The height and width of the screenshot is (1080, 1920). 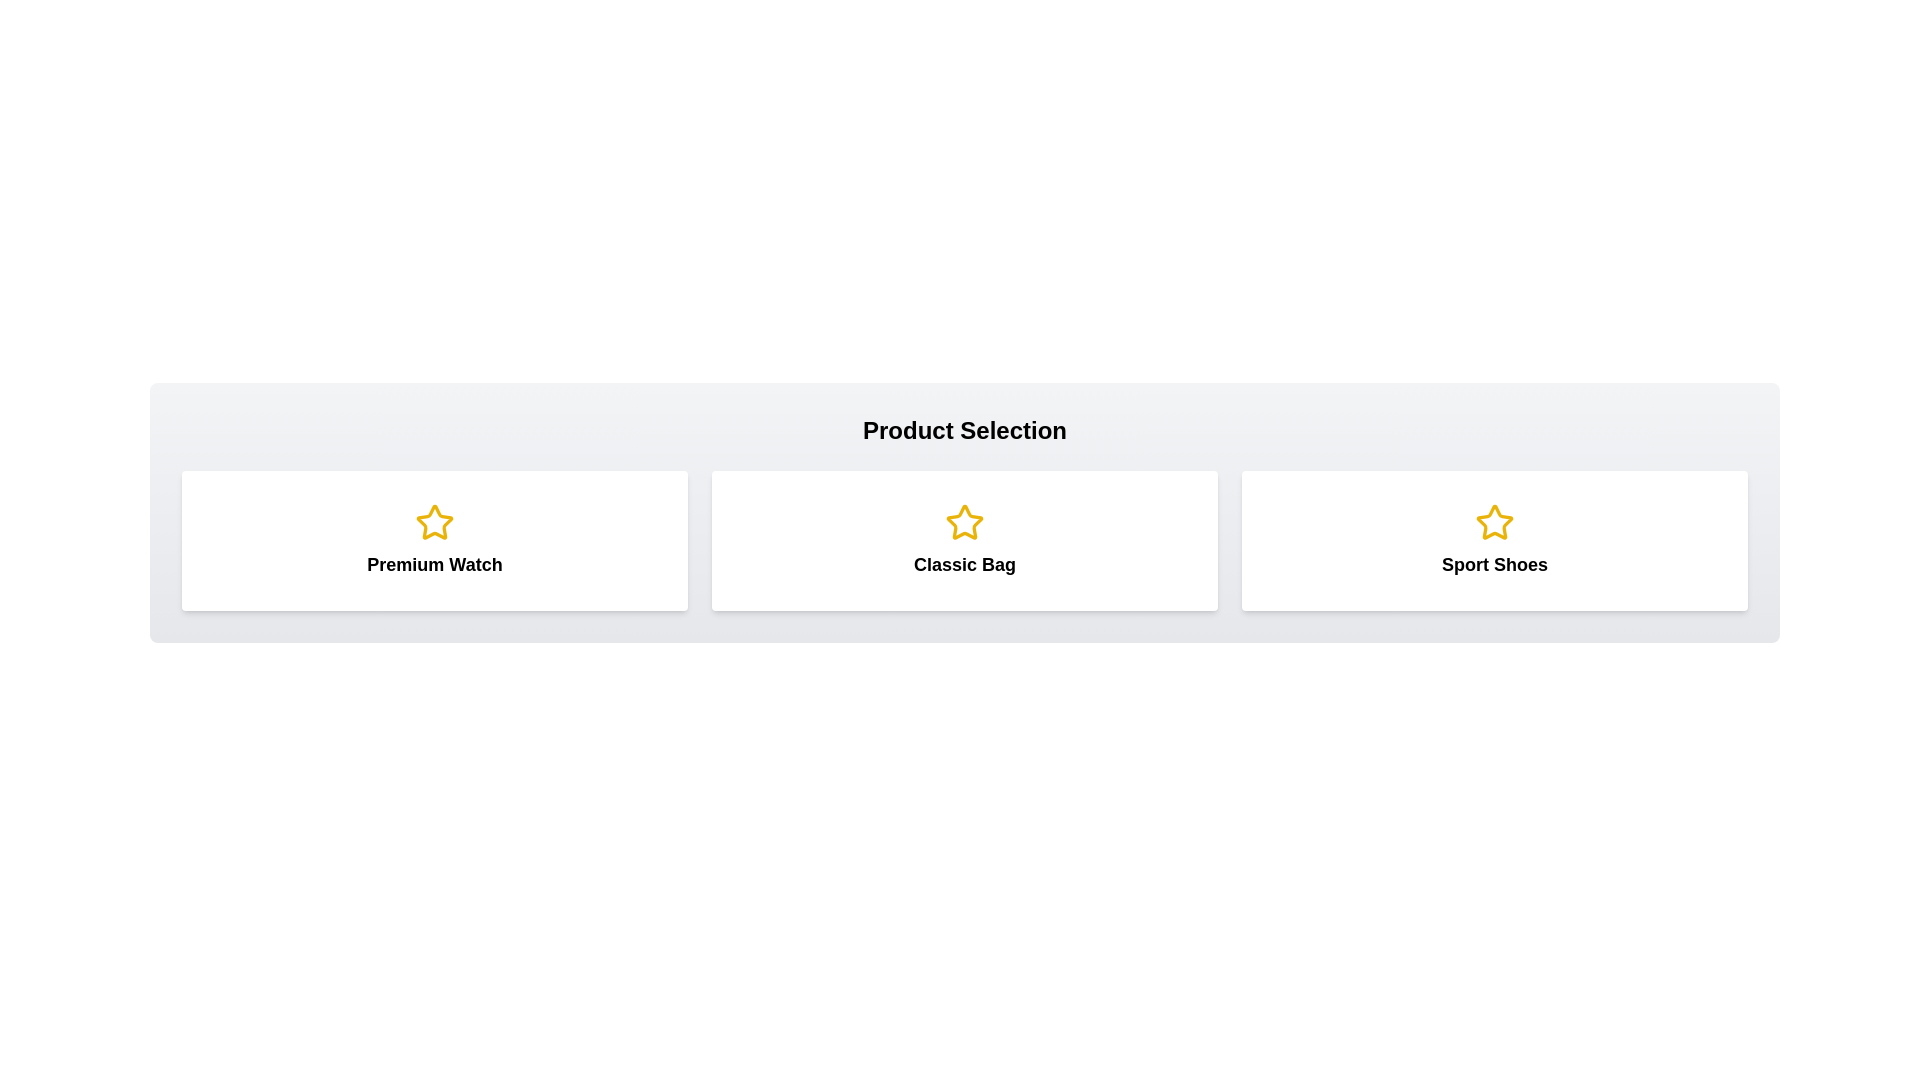 What do you see at coordinates (434, 540) in the screenshot?
I see `the center of the 'Premium Watch' selectable product card, which is the leftmost card in a grid of three product cards` at bounding box center [434, 540].